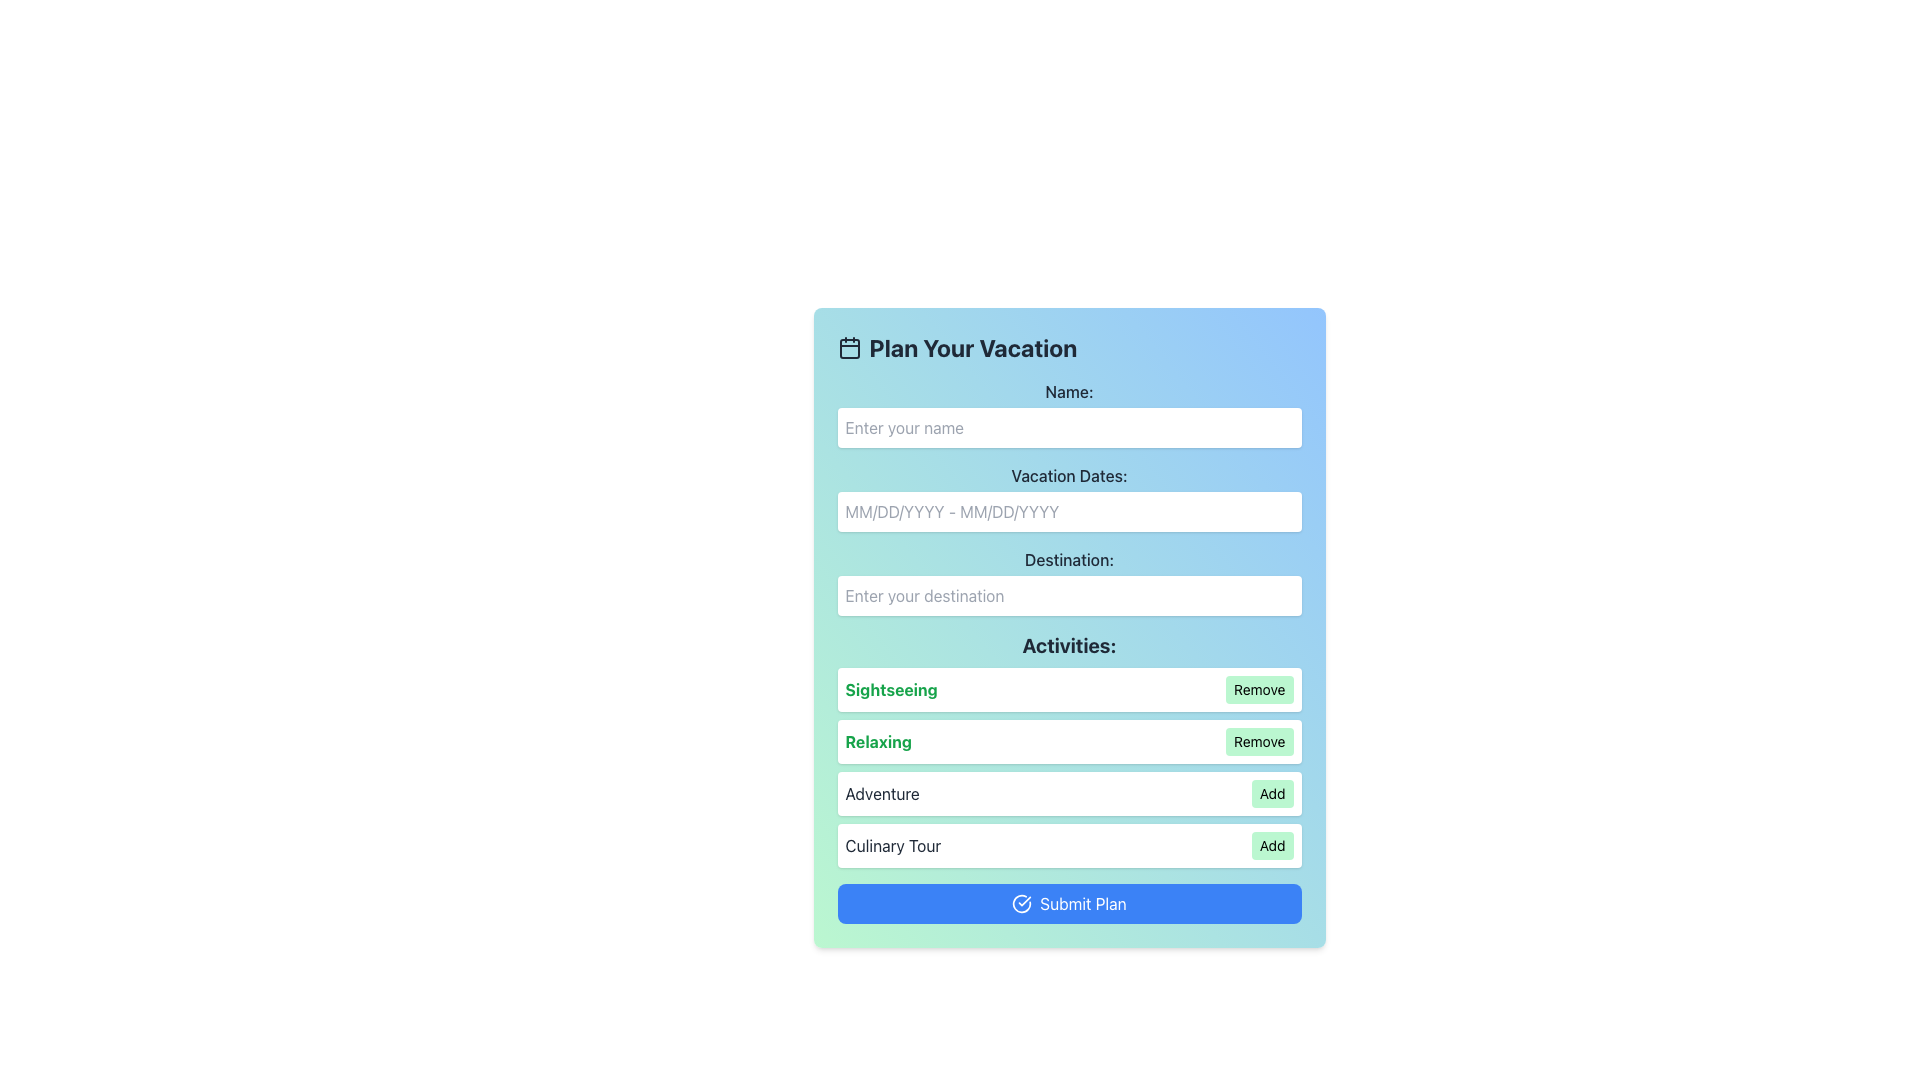 This screenshot has height=1080, width=1920. Describe the element at coordinates (881, 793) in the screenshot. I see `the 'Adventure' text label in the 'Activities' section, which is styled in dark gray on a white background and positioned between 'Relaxing' and 'Culinary Tour'` at that location.